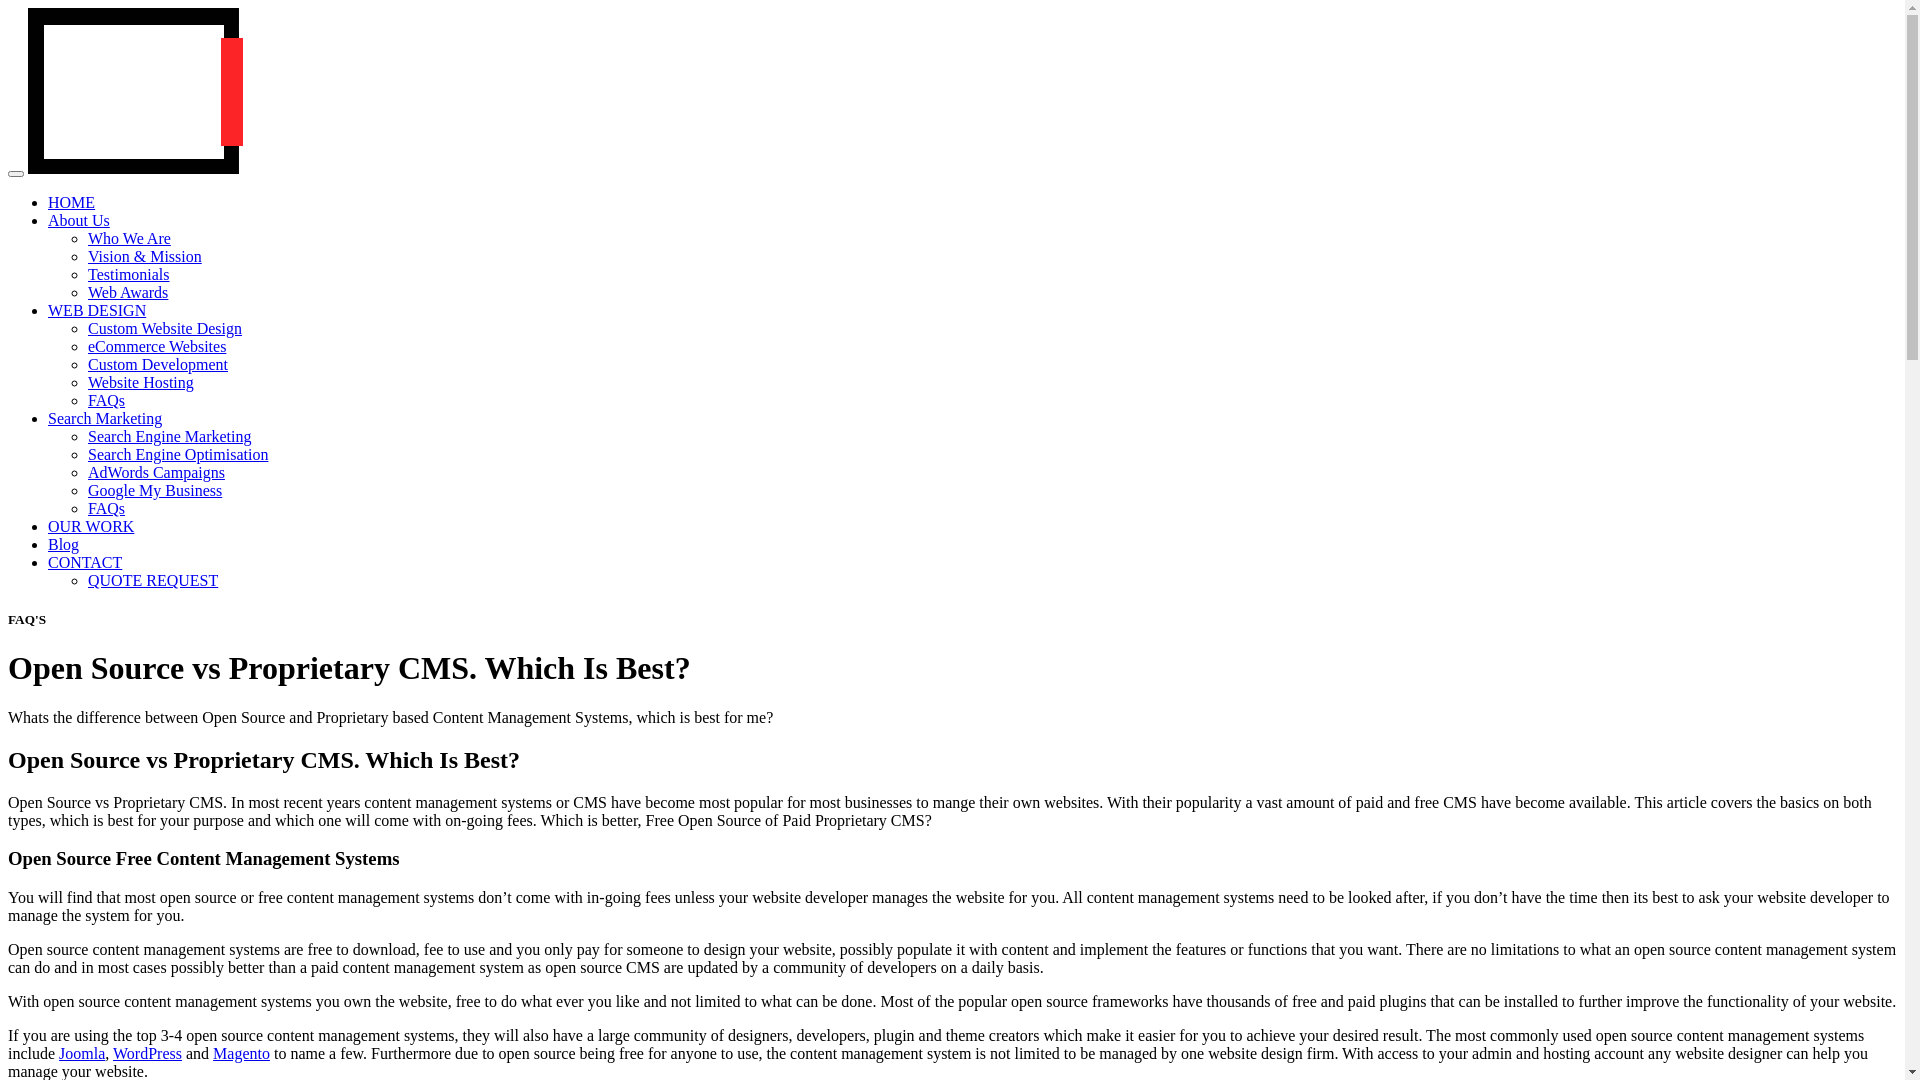 The height and width of the screenshot is (1080, 1920). What do you see at coordinates (128, 237) in the screenshot?
I see `'Who We Are'` at bounding box center [128, 237].